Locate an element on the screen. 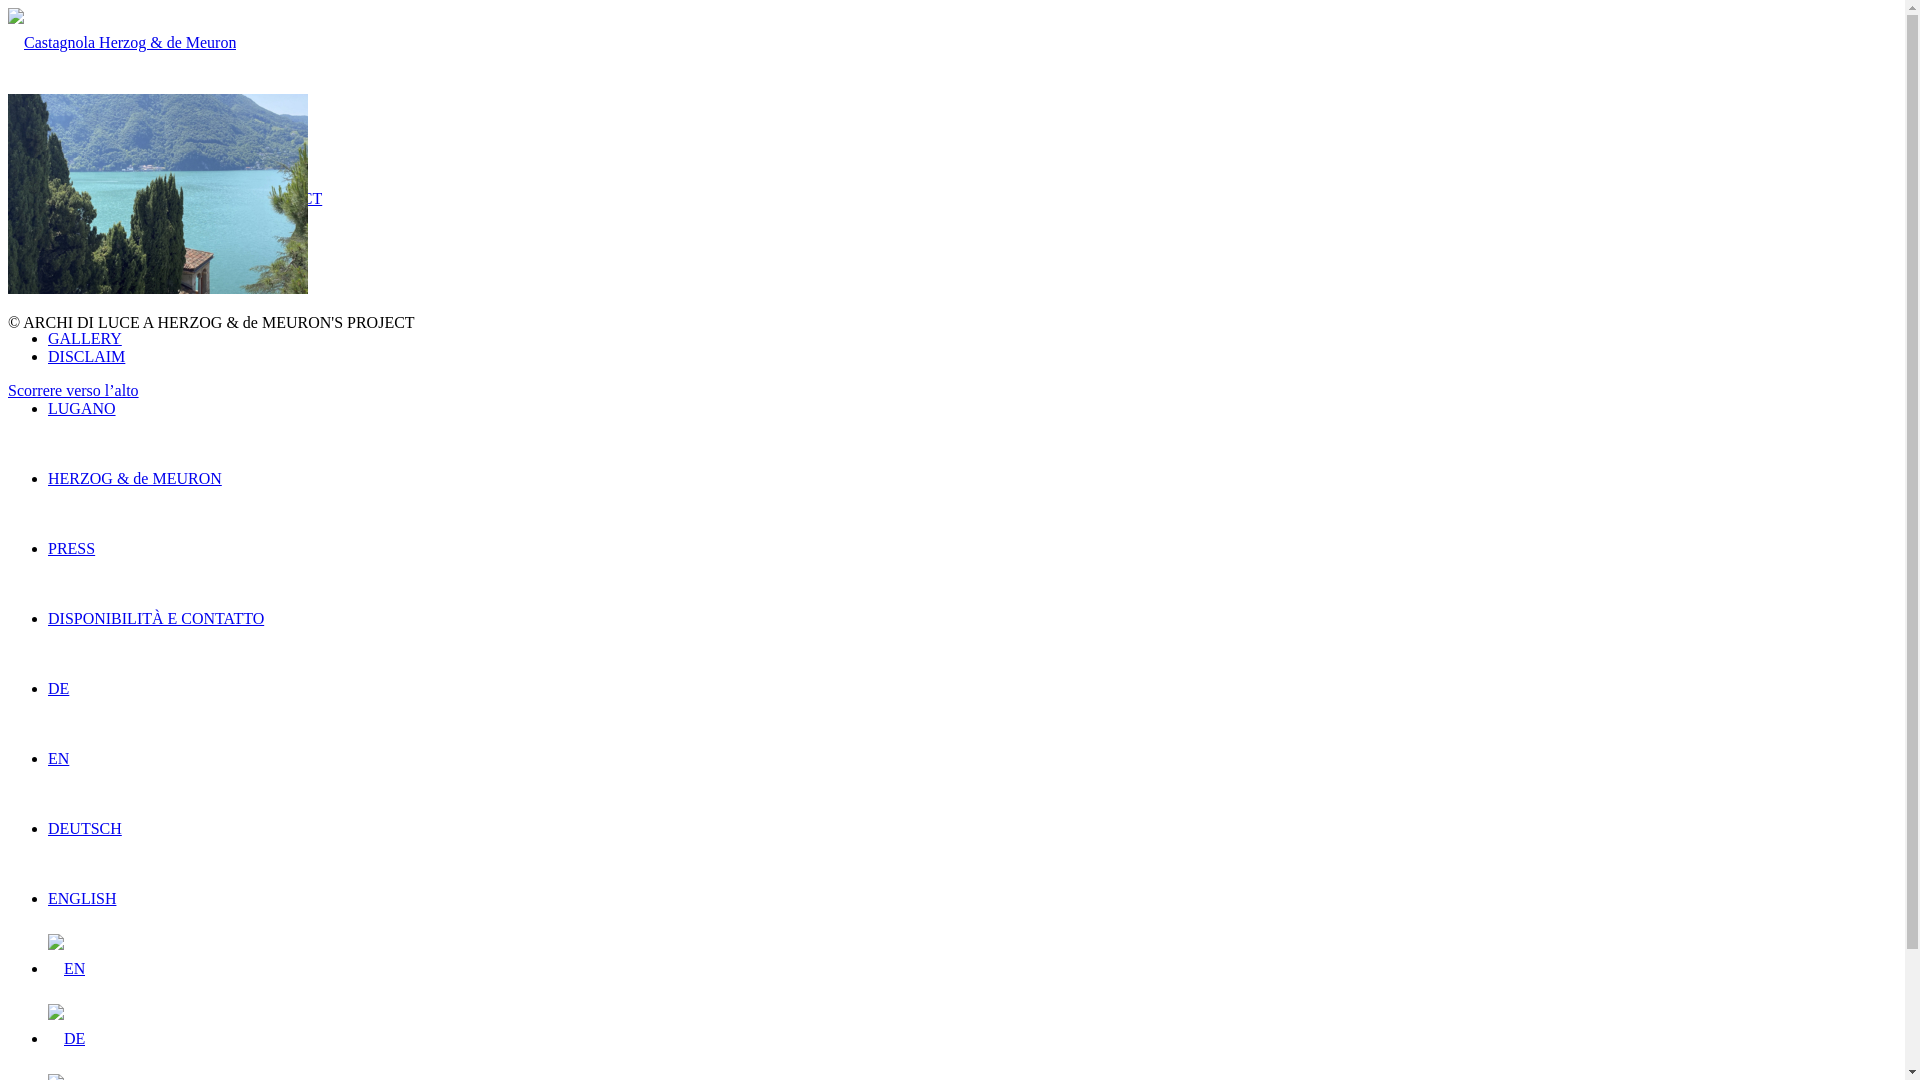 The width and height of the screenshot is (1920, 1080). 'HERZOG & de MEURON' is located at coordinates (48, 478).